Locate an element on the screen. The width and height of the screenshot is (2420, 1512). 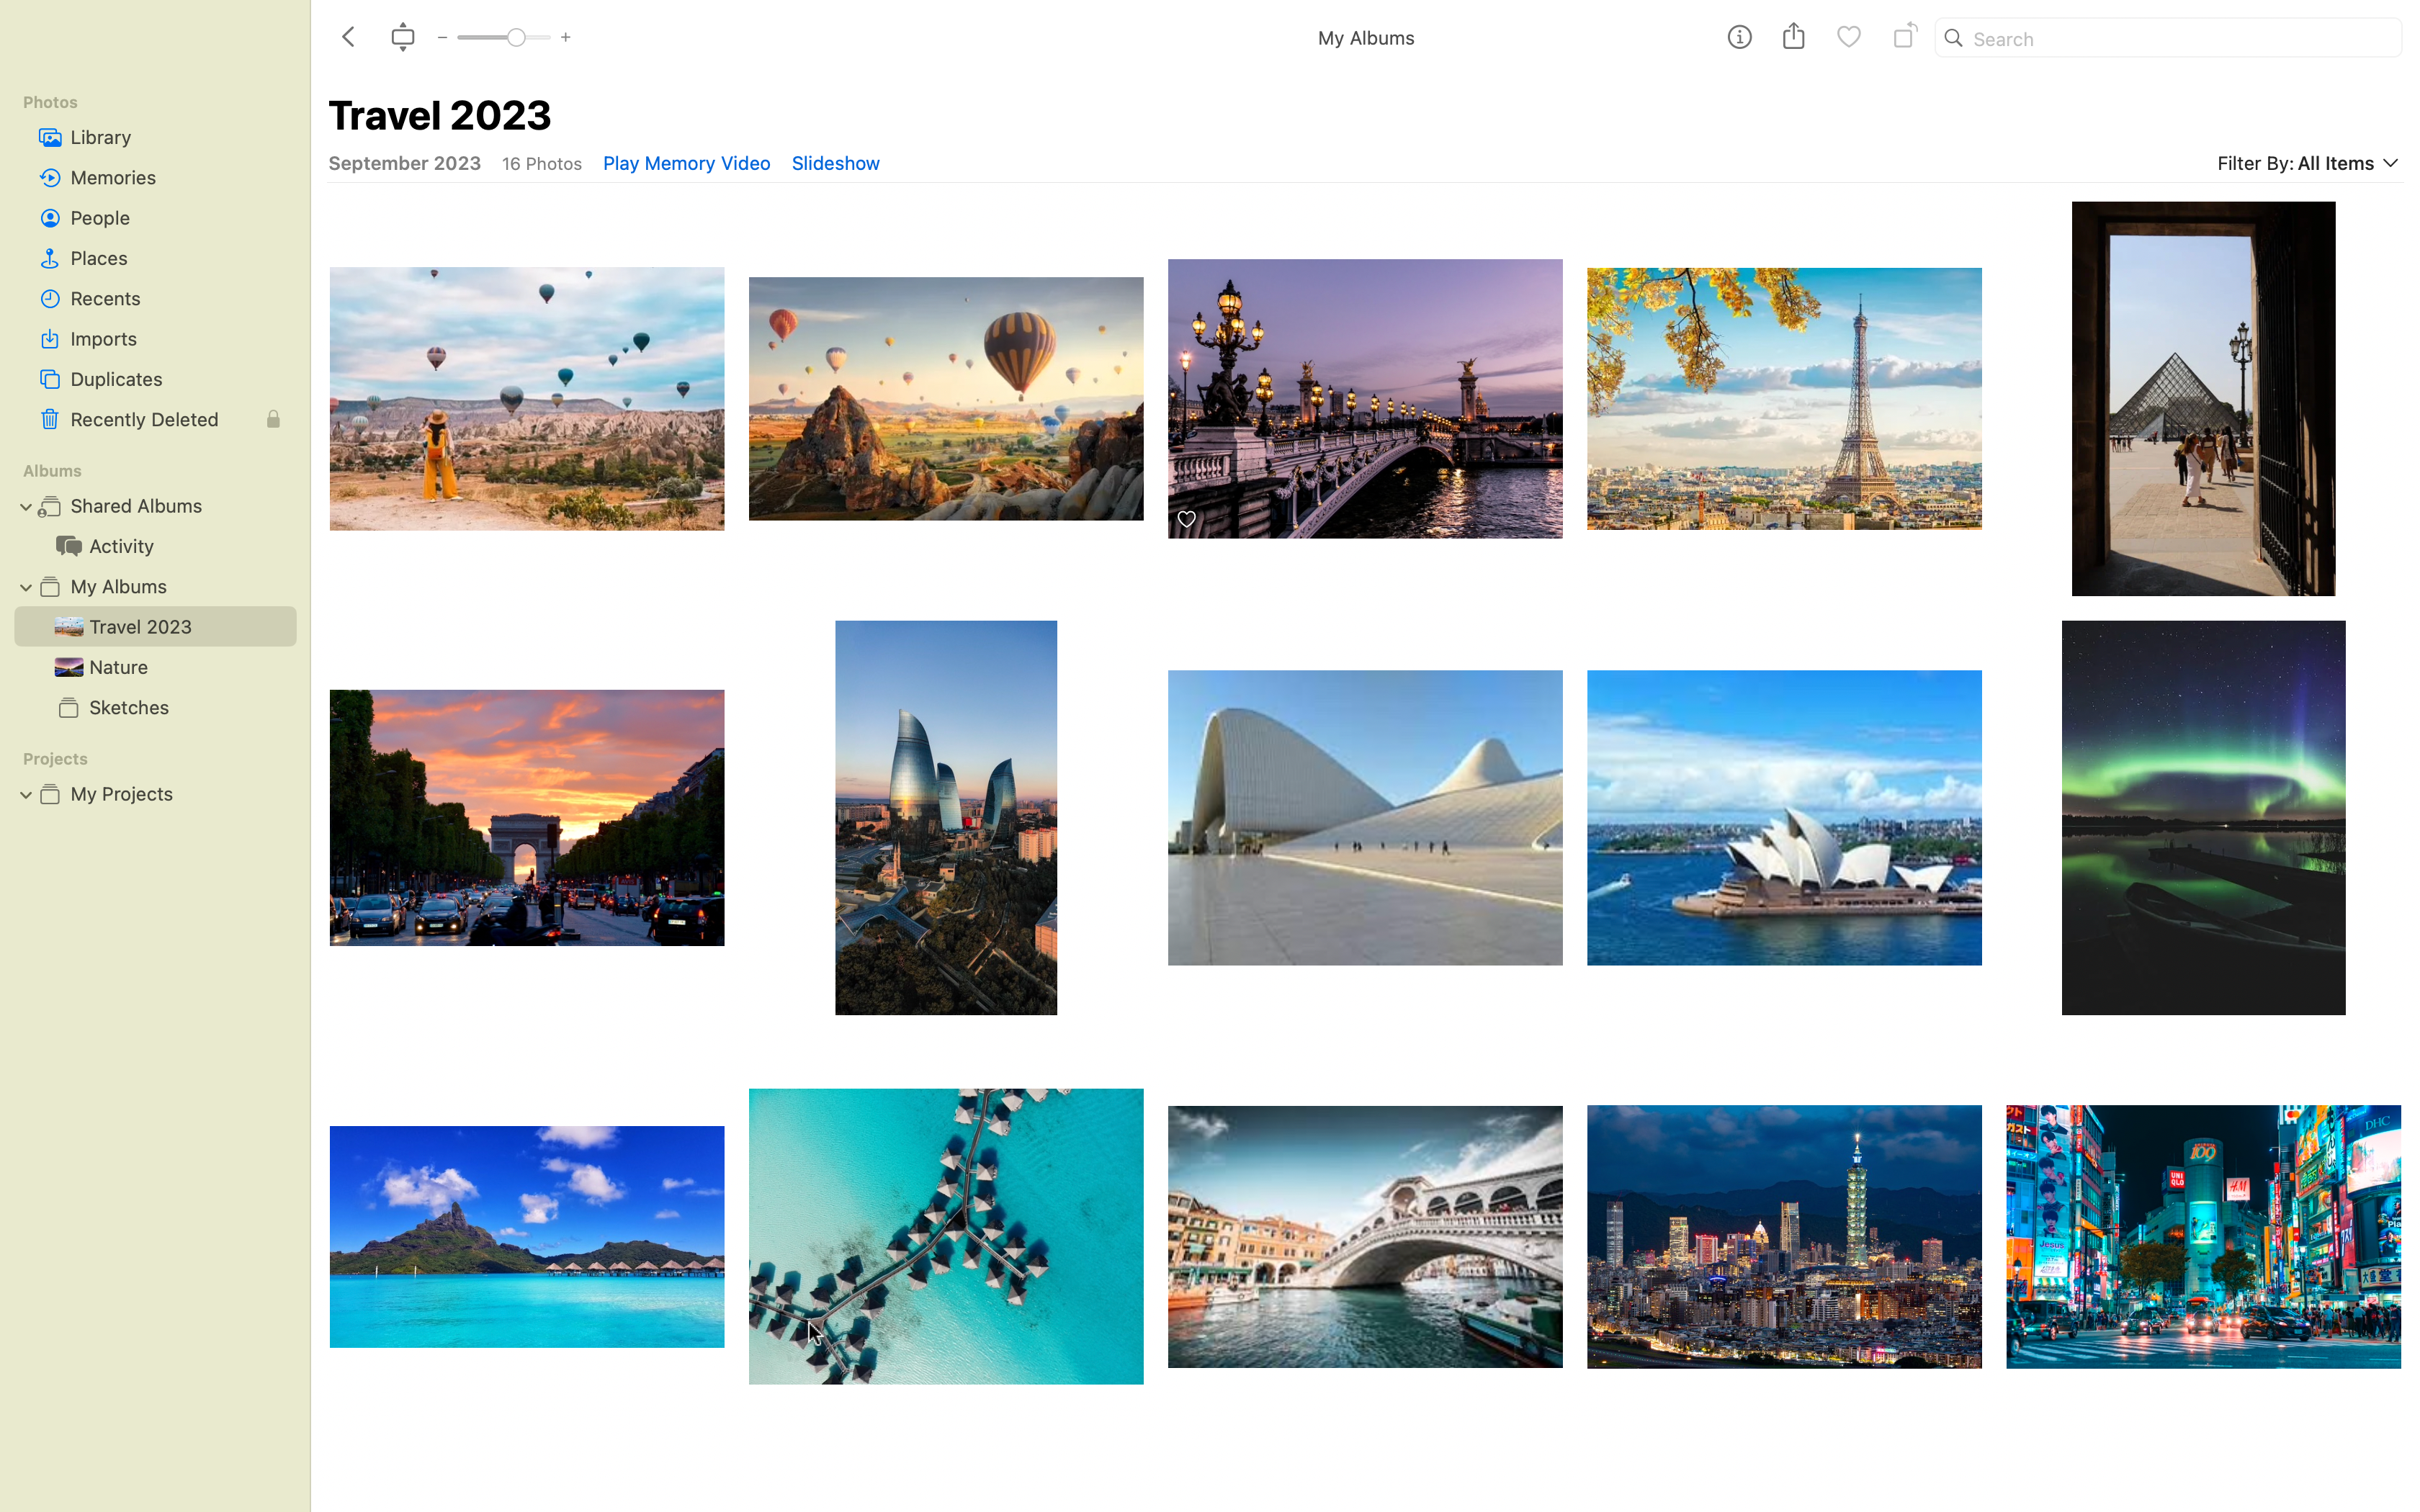
Spin the image of Arc de Triomphe once is located at coordinates (523, 818).